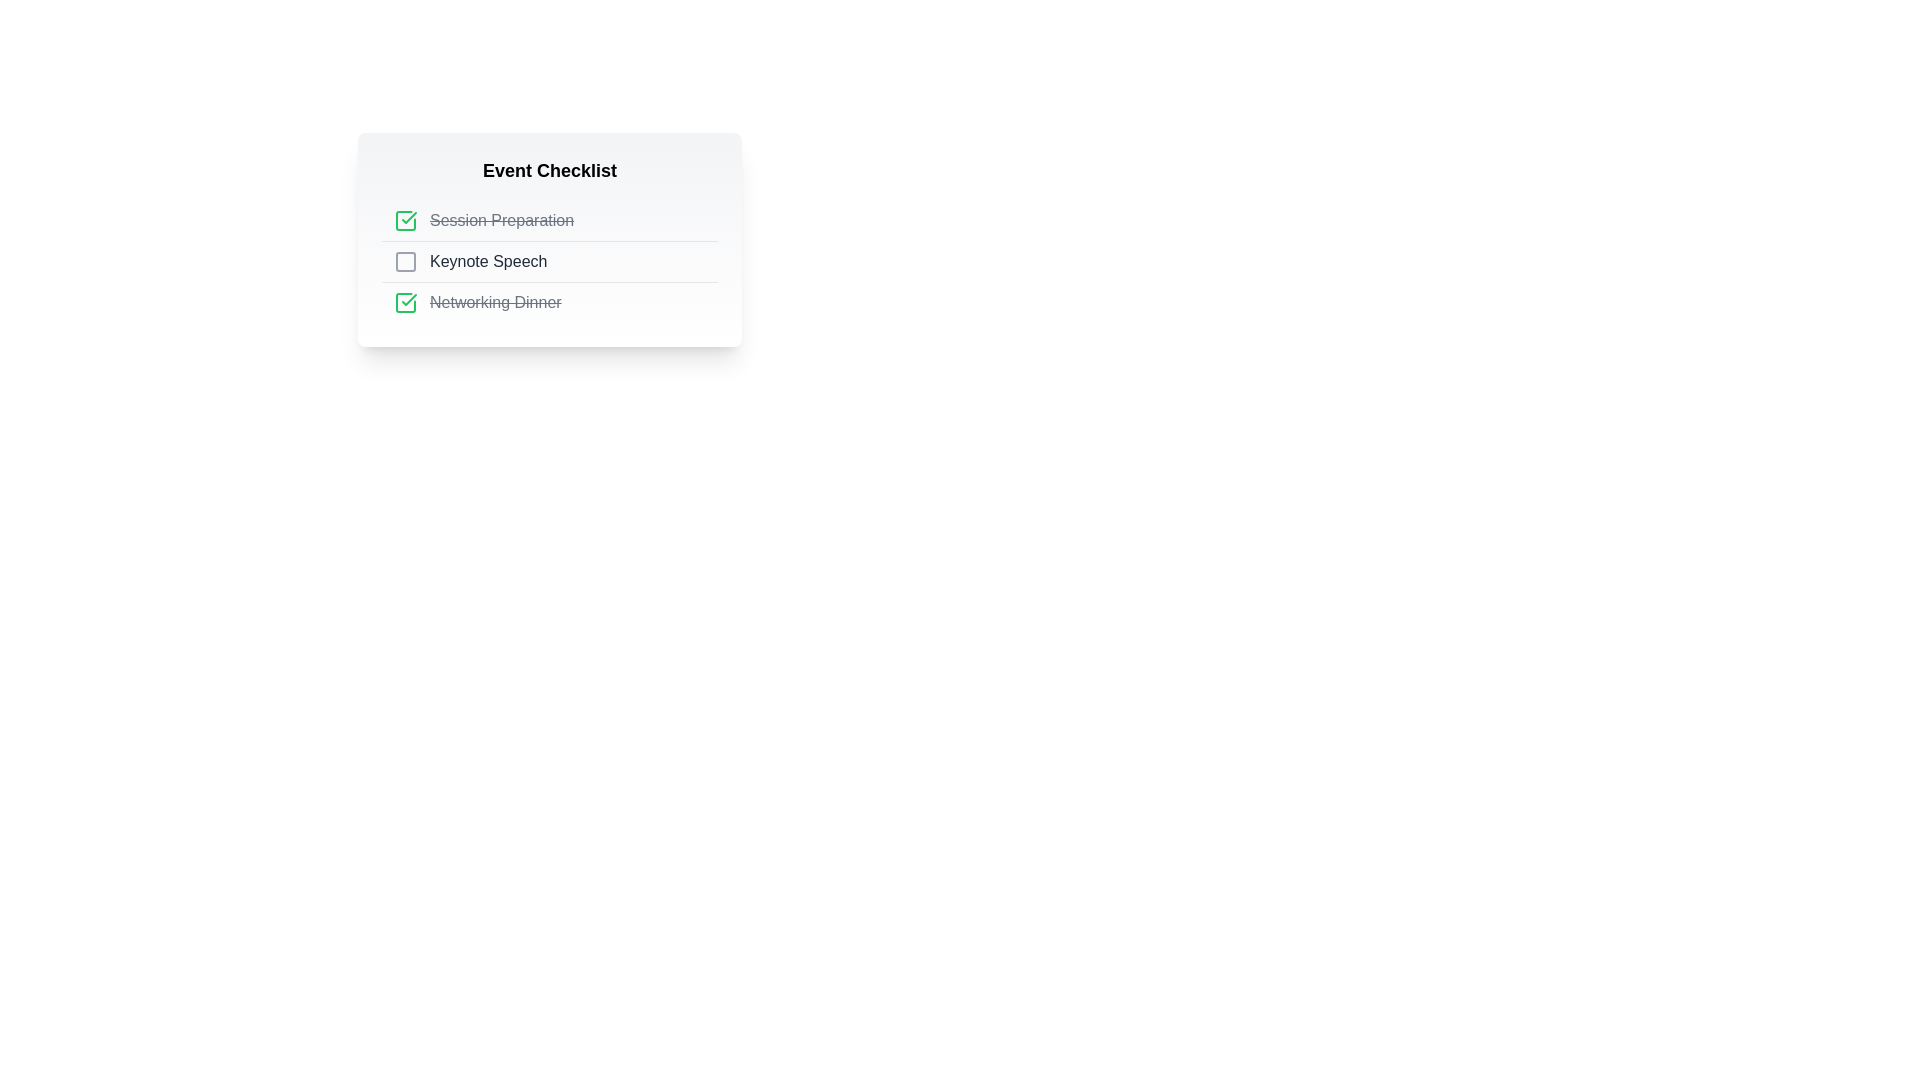  I want to click on the second checkbox icon representing the 'Keynote Speech' task in the checklist for a visual response, so click(405, 261).